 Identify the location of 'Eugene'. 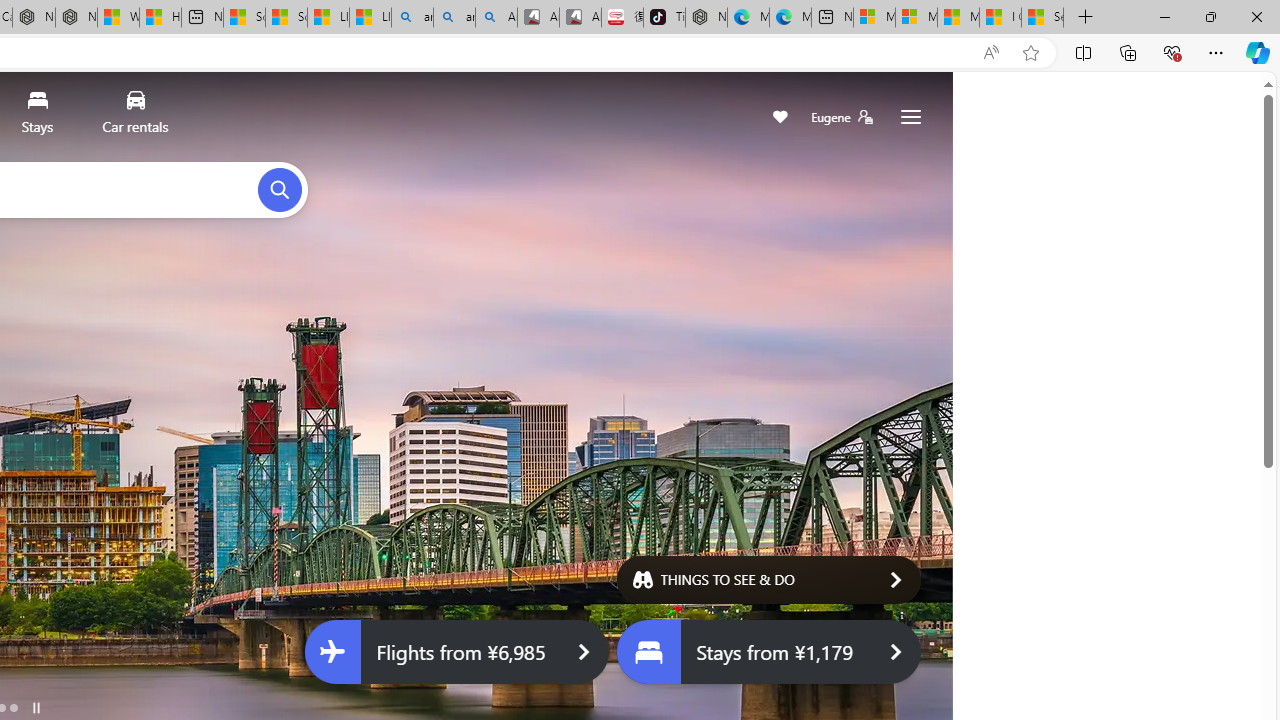
(841, 117).